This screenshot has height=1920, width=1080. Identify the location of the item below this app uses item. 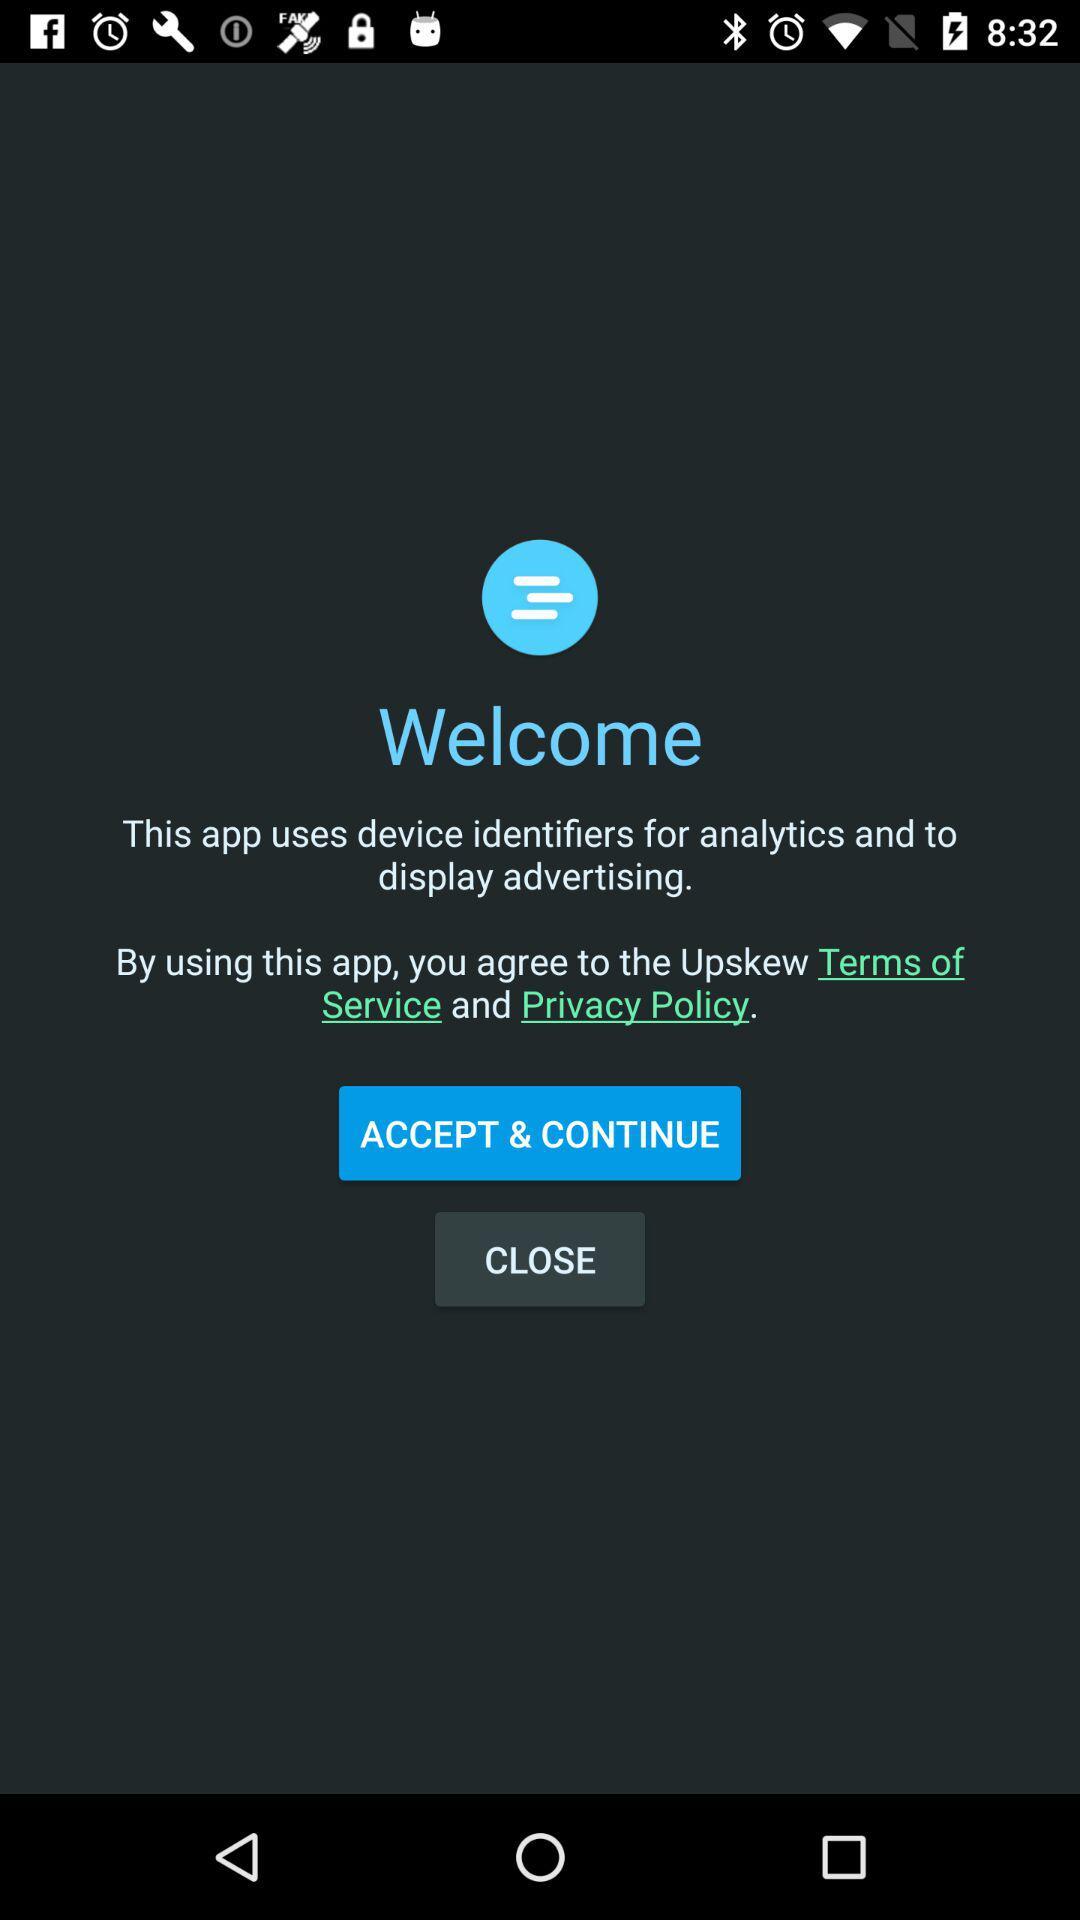
(540, 1133).